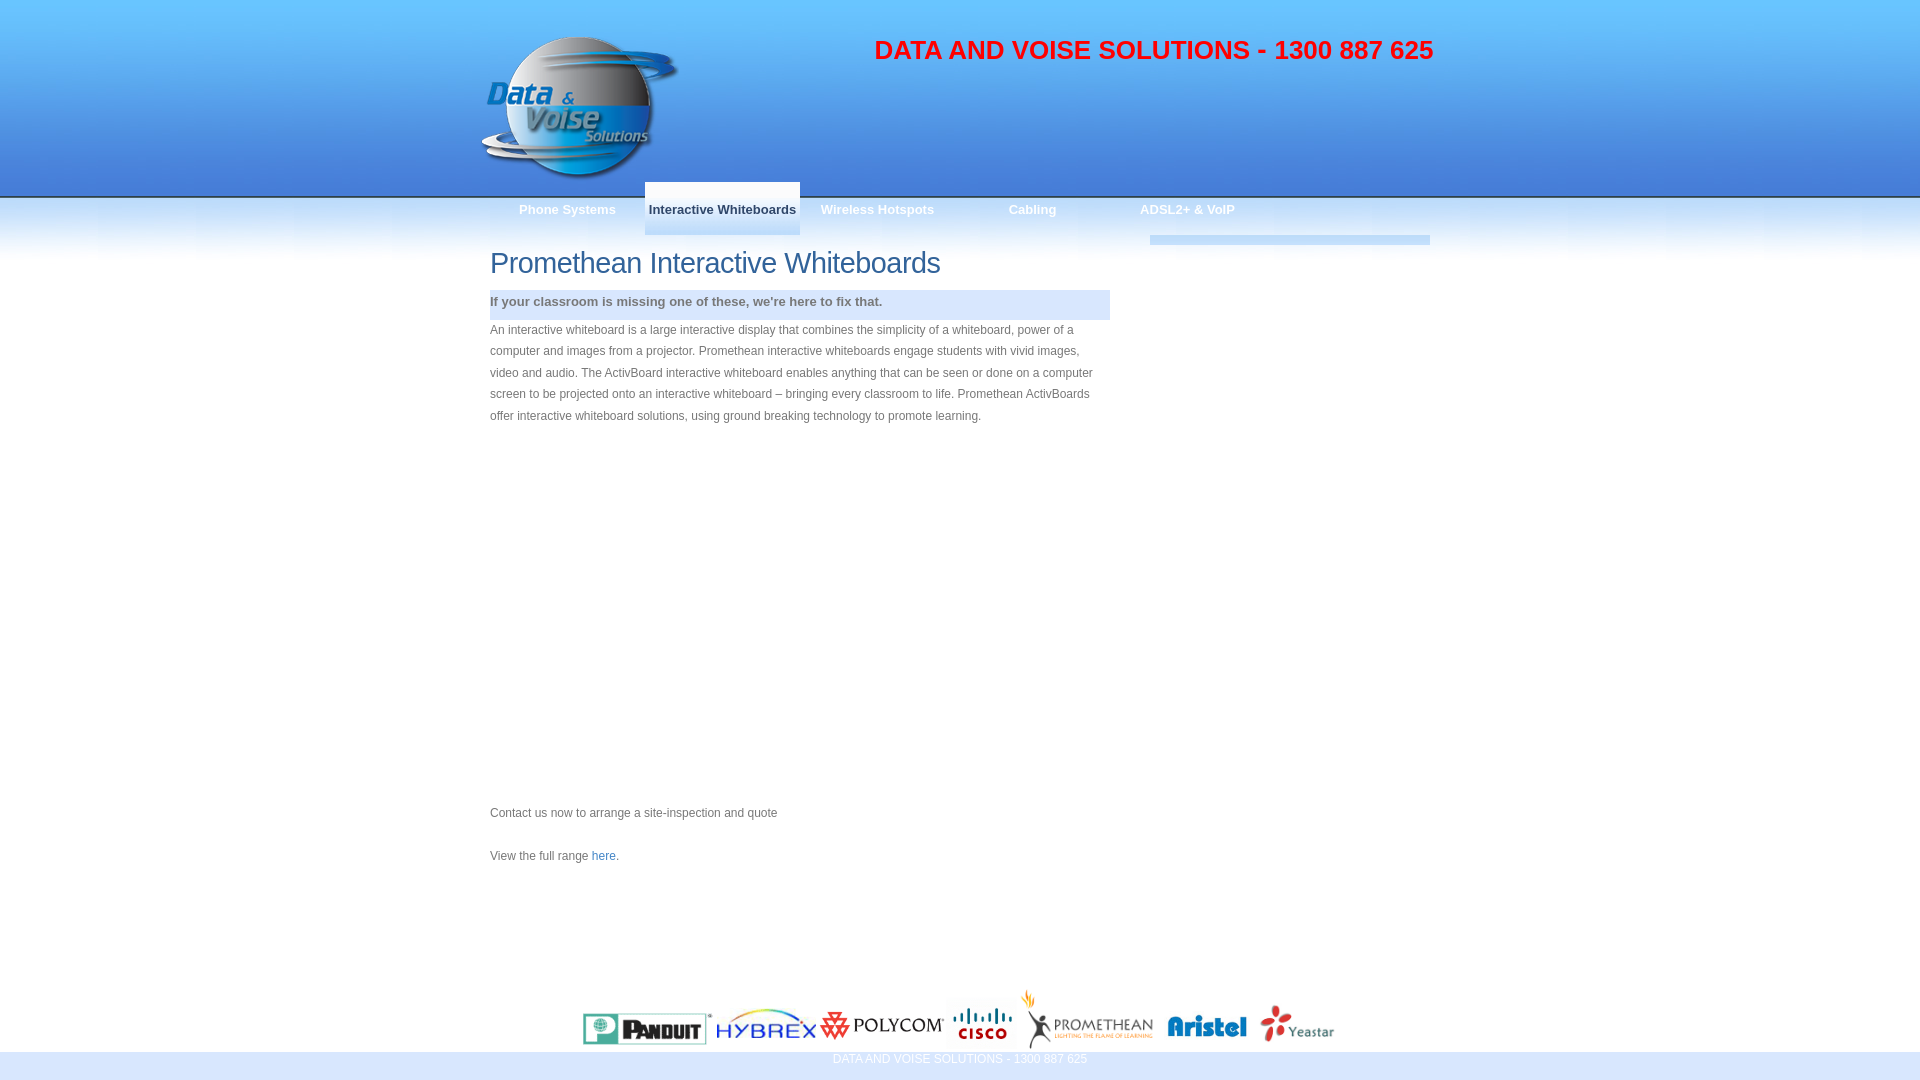 Image resolution: width=1920 pixels, height=1080 pixels. What do you see at coordinates (566, 208) in the screenshot?
I see `'Phone Systems'` at bounding box center [566, 208].